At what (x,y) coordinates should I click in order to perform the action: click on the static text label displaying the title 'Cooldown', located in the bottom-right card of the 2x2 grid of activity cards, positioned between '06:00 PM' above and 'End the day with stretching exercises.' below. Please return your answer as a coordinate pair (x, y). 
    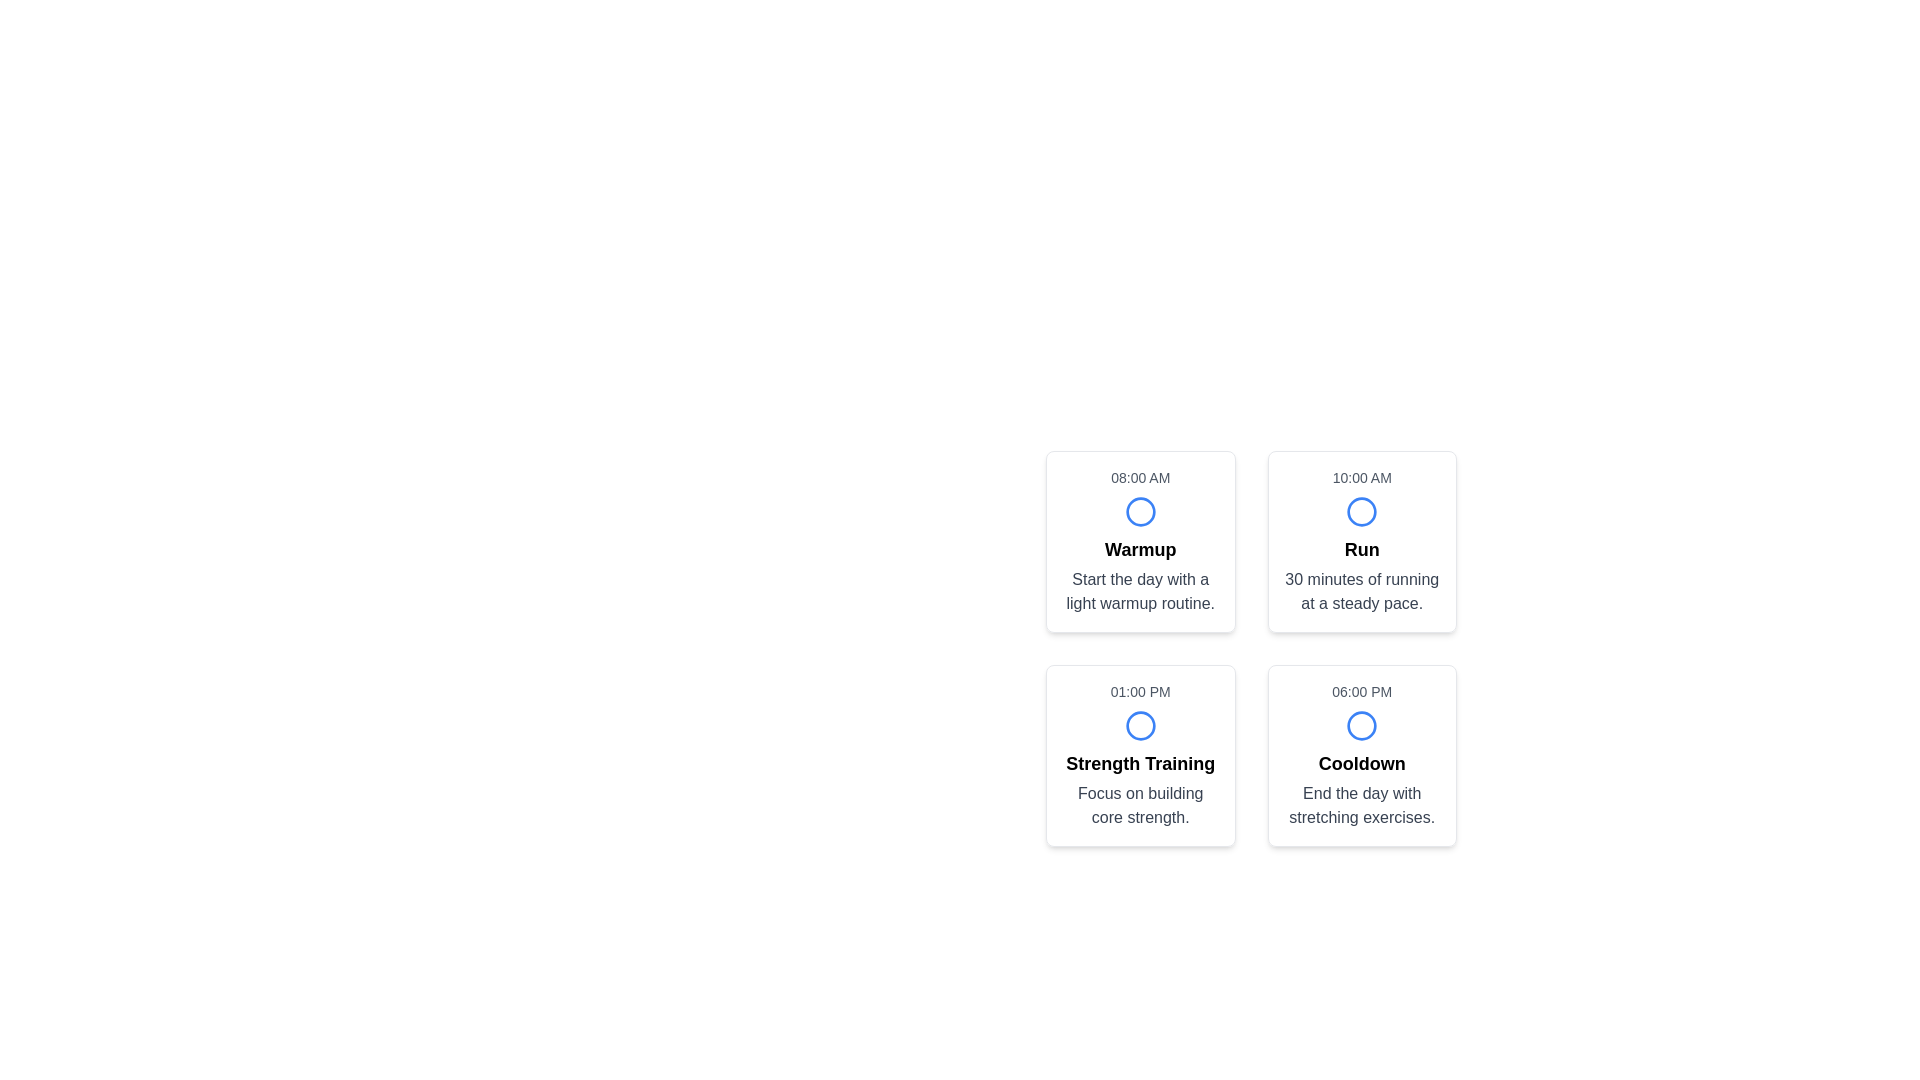
    Looking at the image, I should click on (1361, 763).